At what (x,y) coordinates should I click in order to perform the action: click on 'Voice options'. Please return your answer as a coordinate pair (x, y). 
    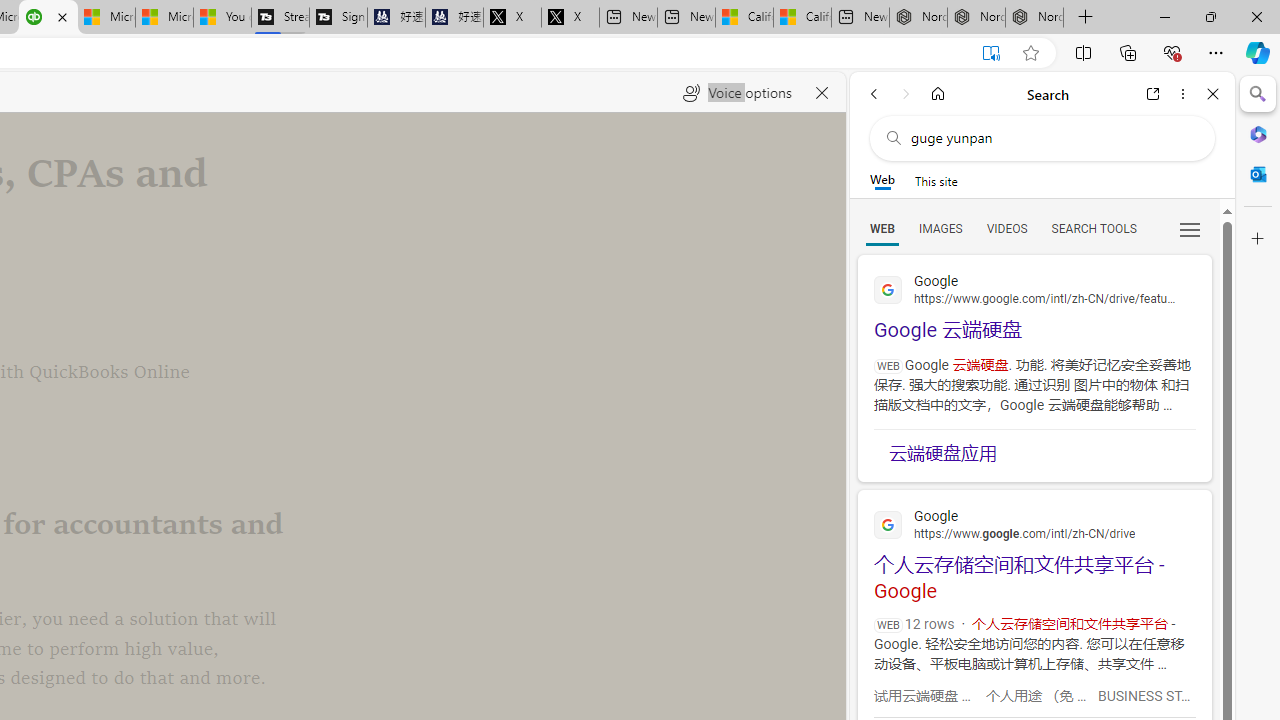
    Looking at the image, I should click on (736, 92).